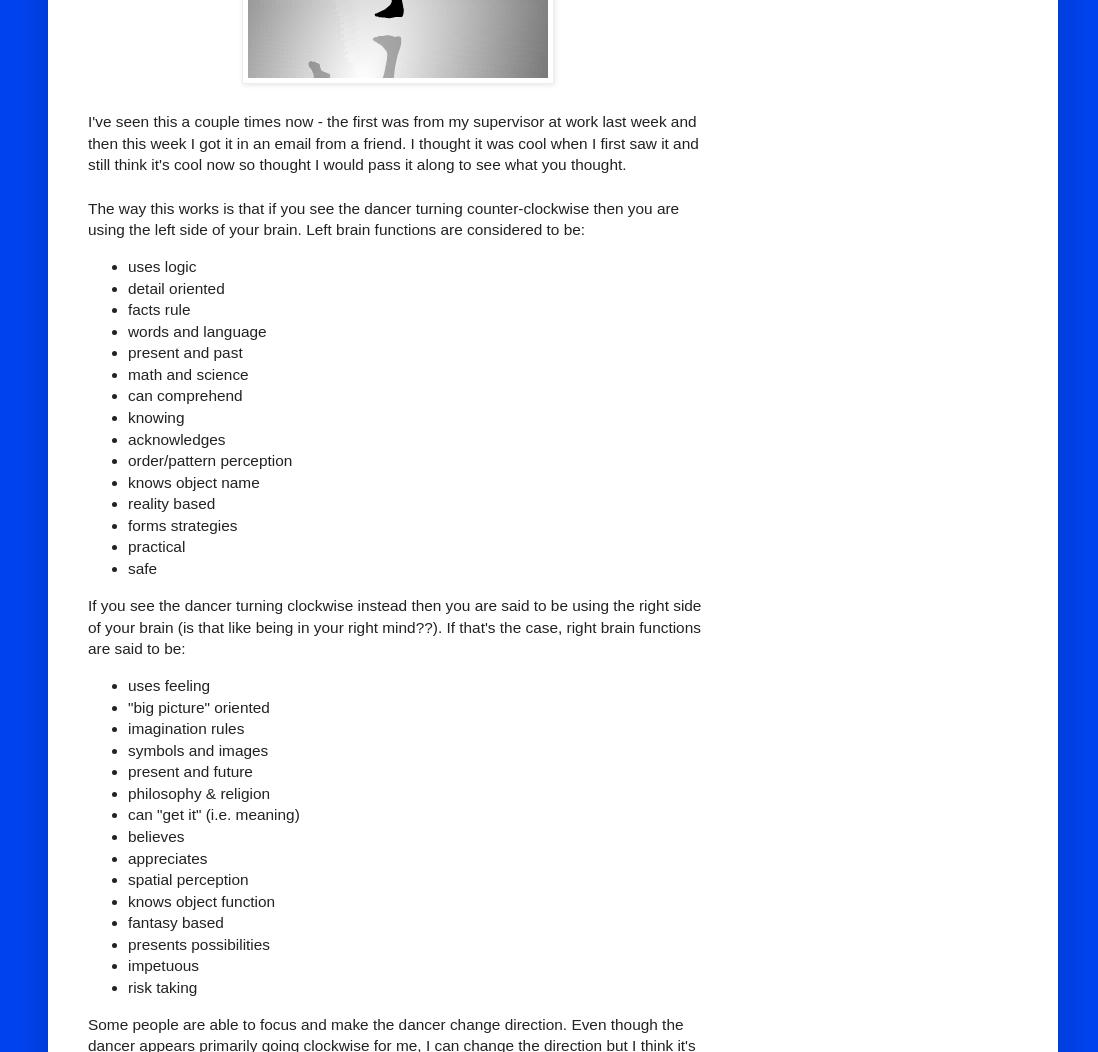 The height and width of the screenshot is (1052, 1098). I want to click on 'risk taking', so click(162, 986).